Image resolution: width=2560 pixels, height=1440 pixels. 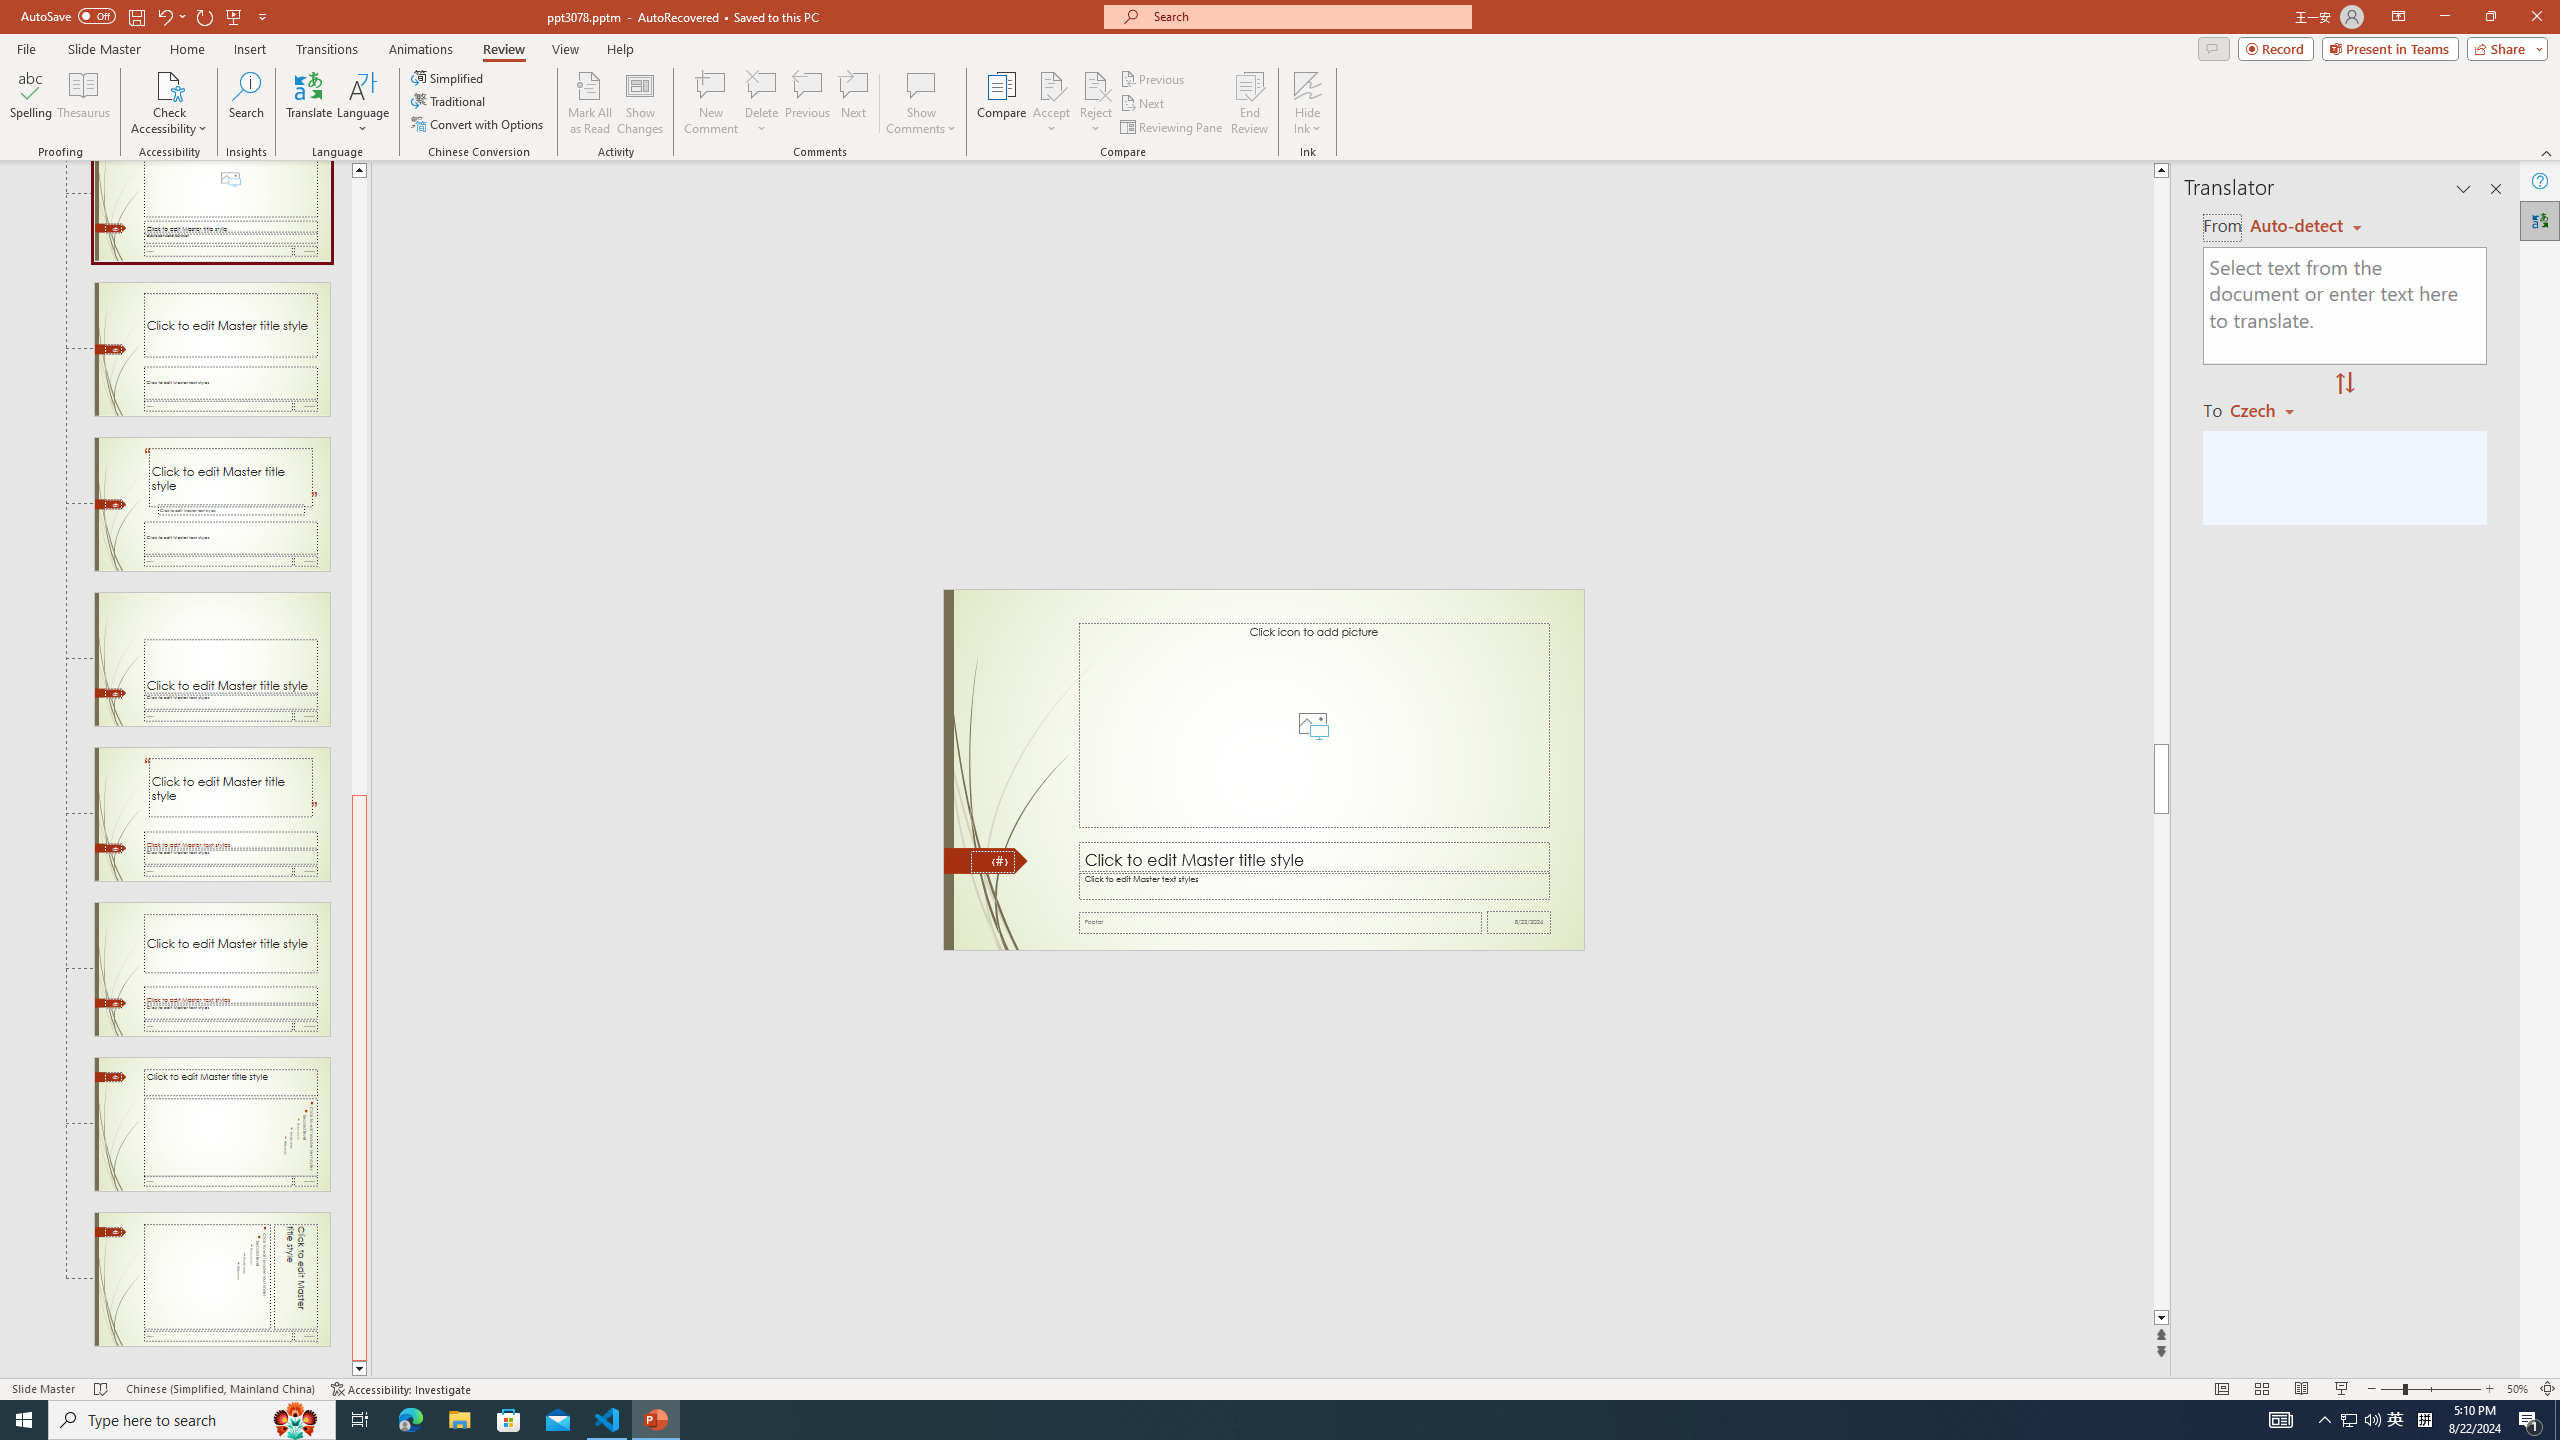 What do you see at coordinates (1312, 724) in the screenshot?
I see `'Picture Placeholder 2'` at bounding box center [1312, 724].